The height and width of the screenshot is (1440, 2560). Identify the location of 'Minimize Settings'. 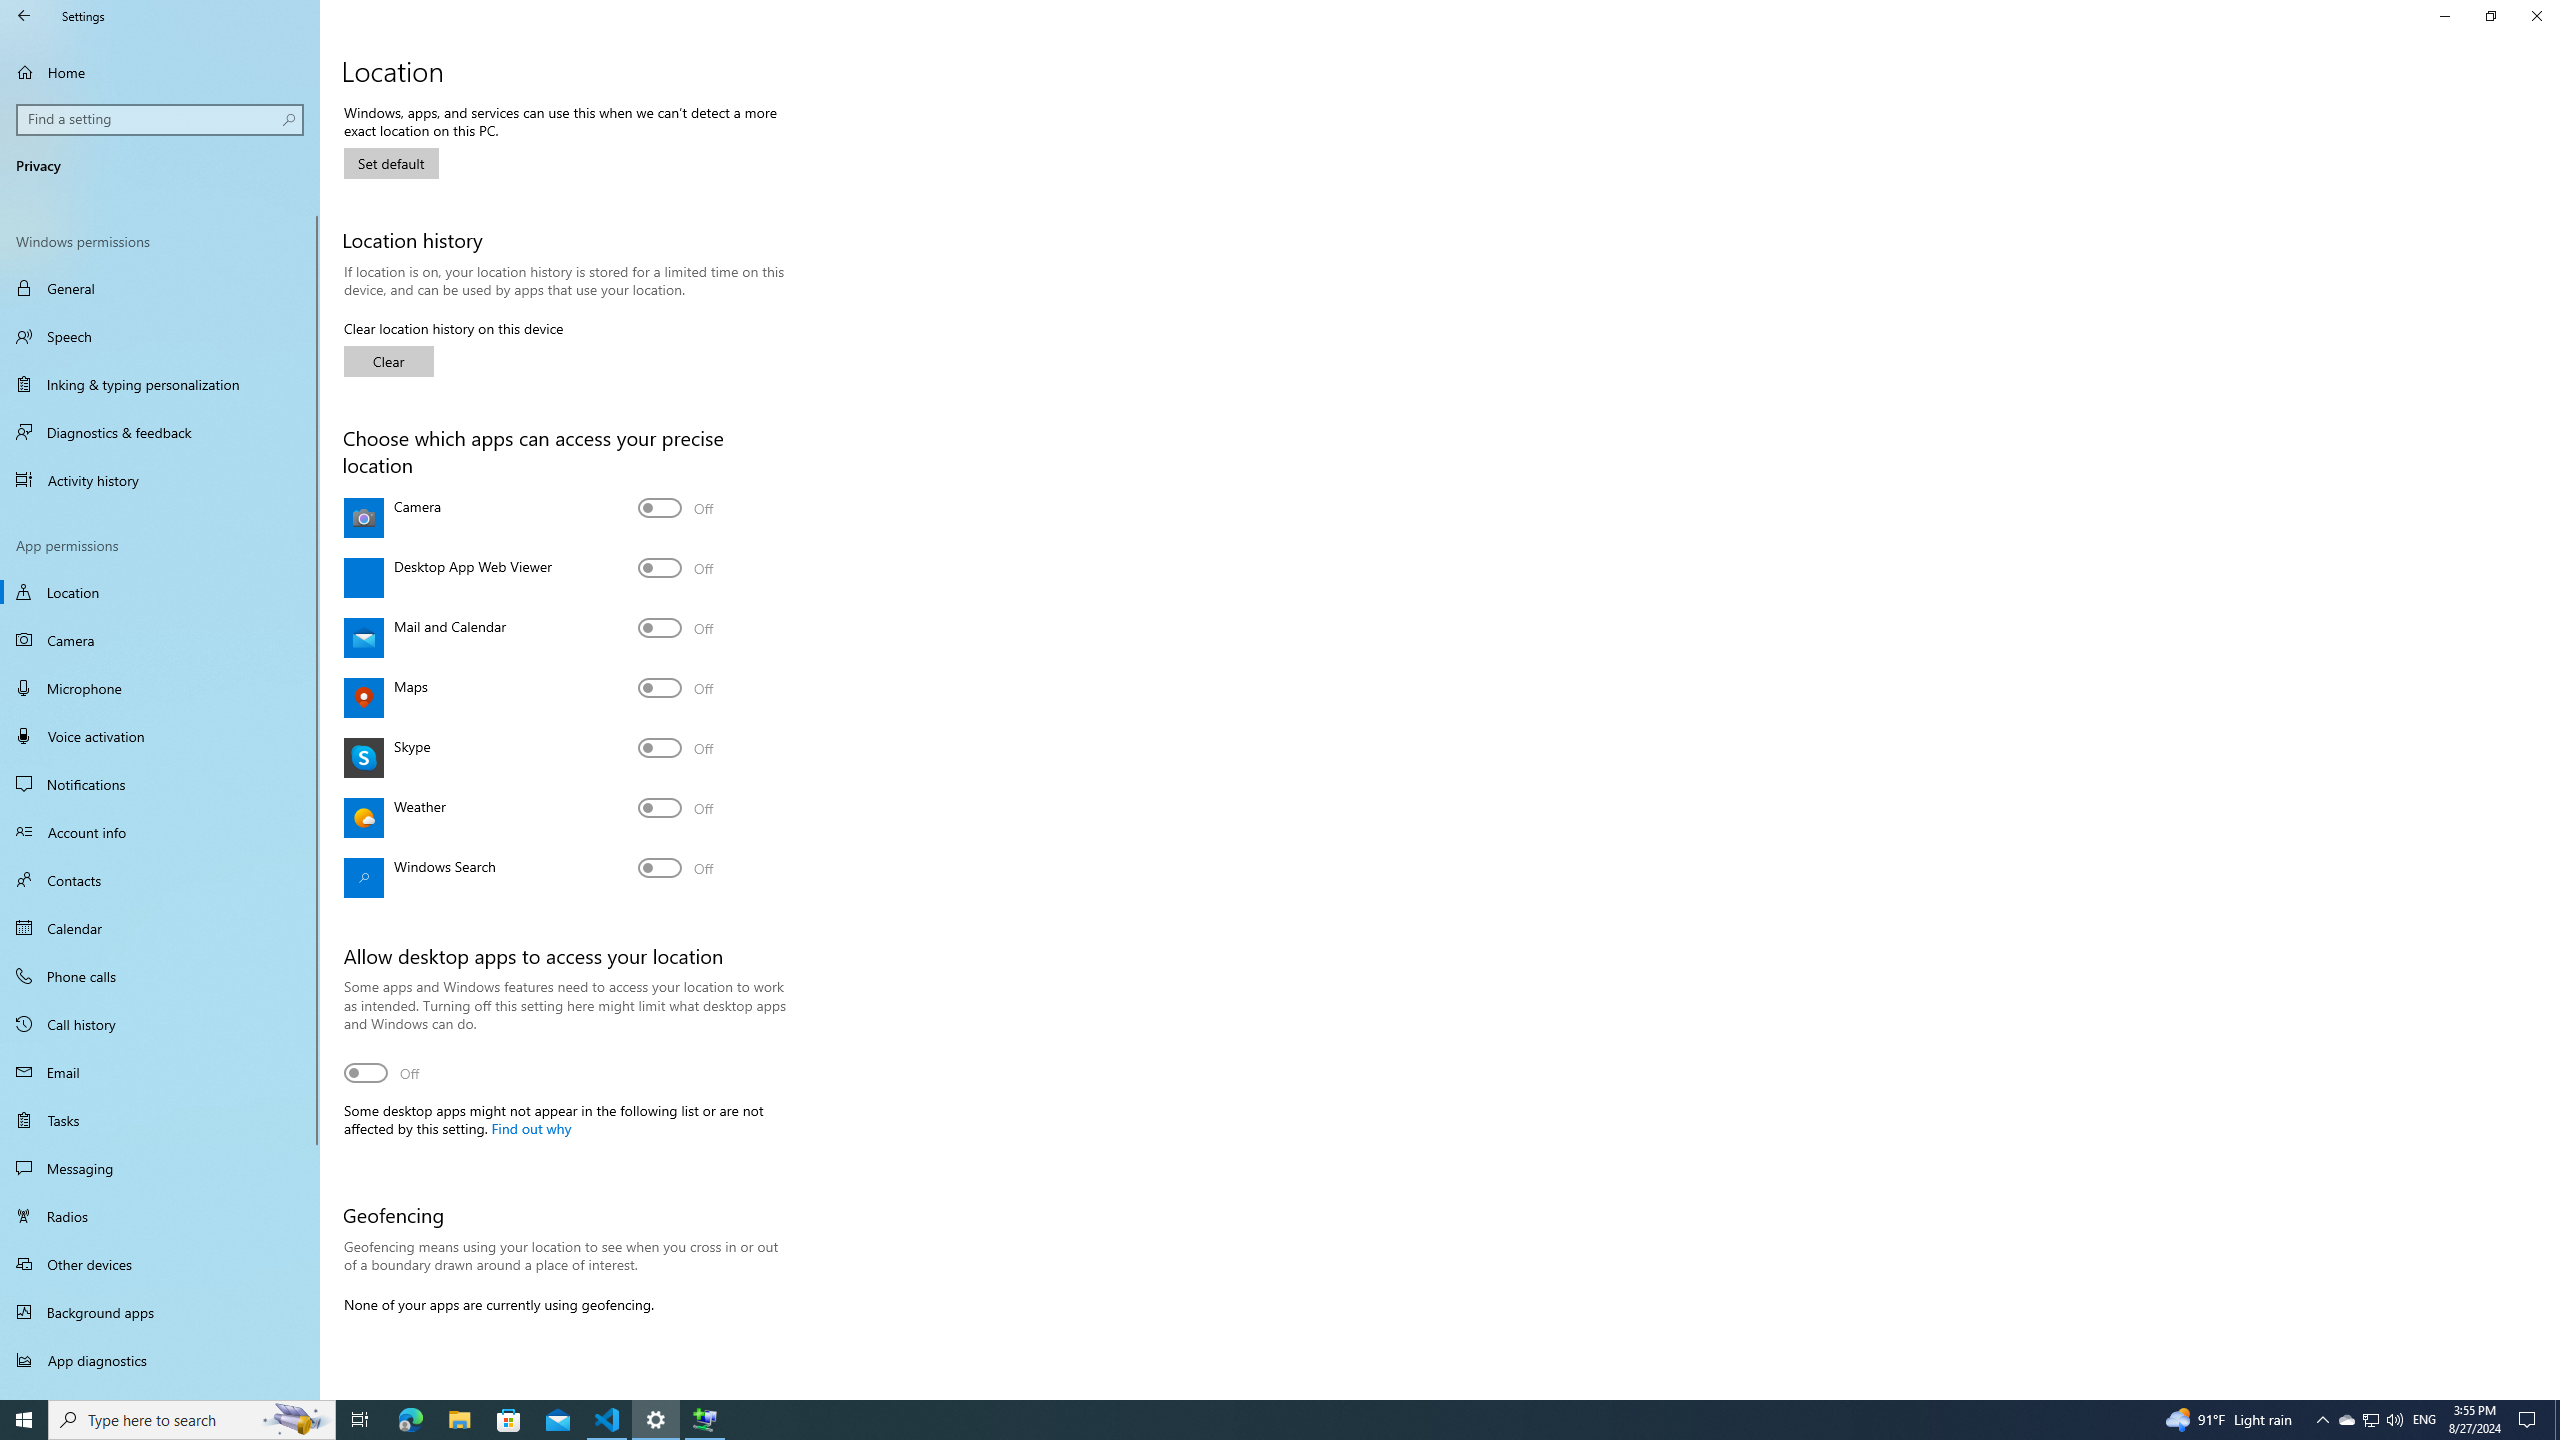
(2443, 15).